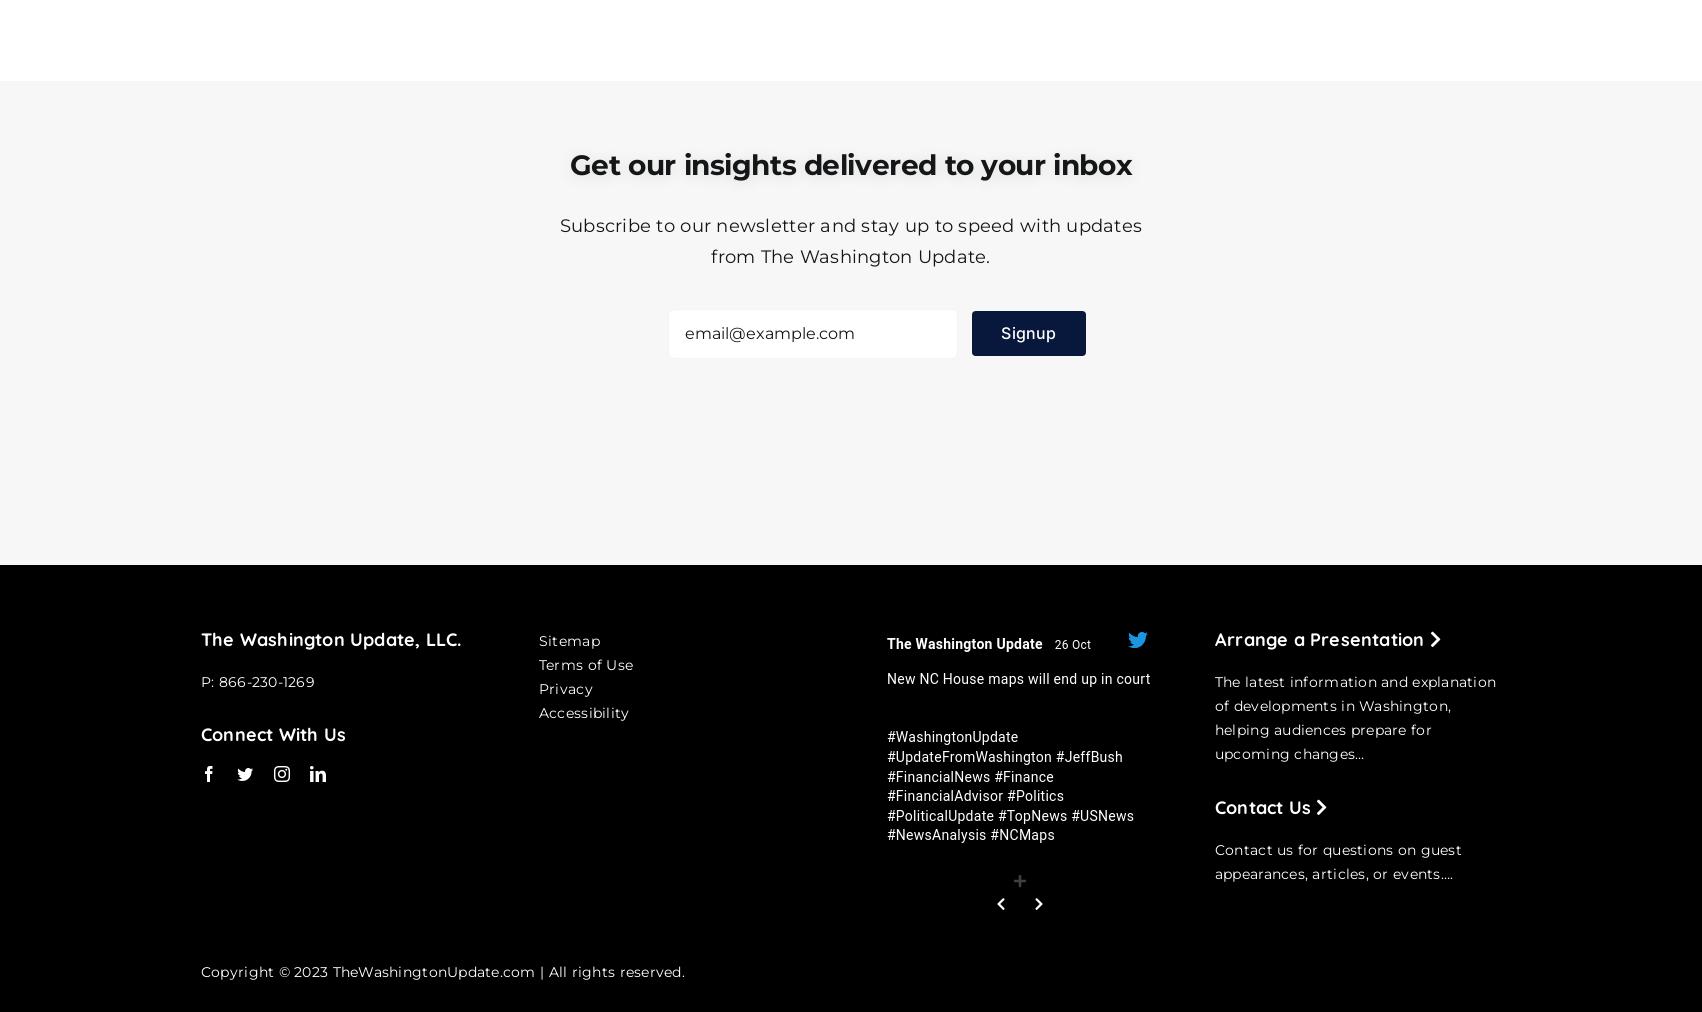 The image size is (1702, 1012). I want to click on 'Terms of Use', so click(585, 662).